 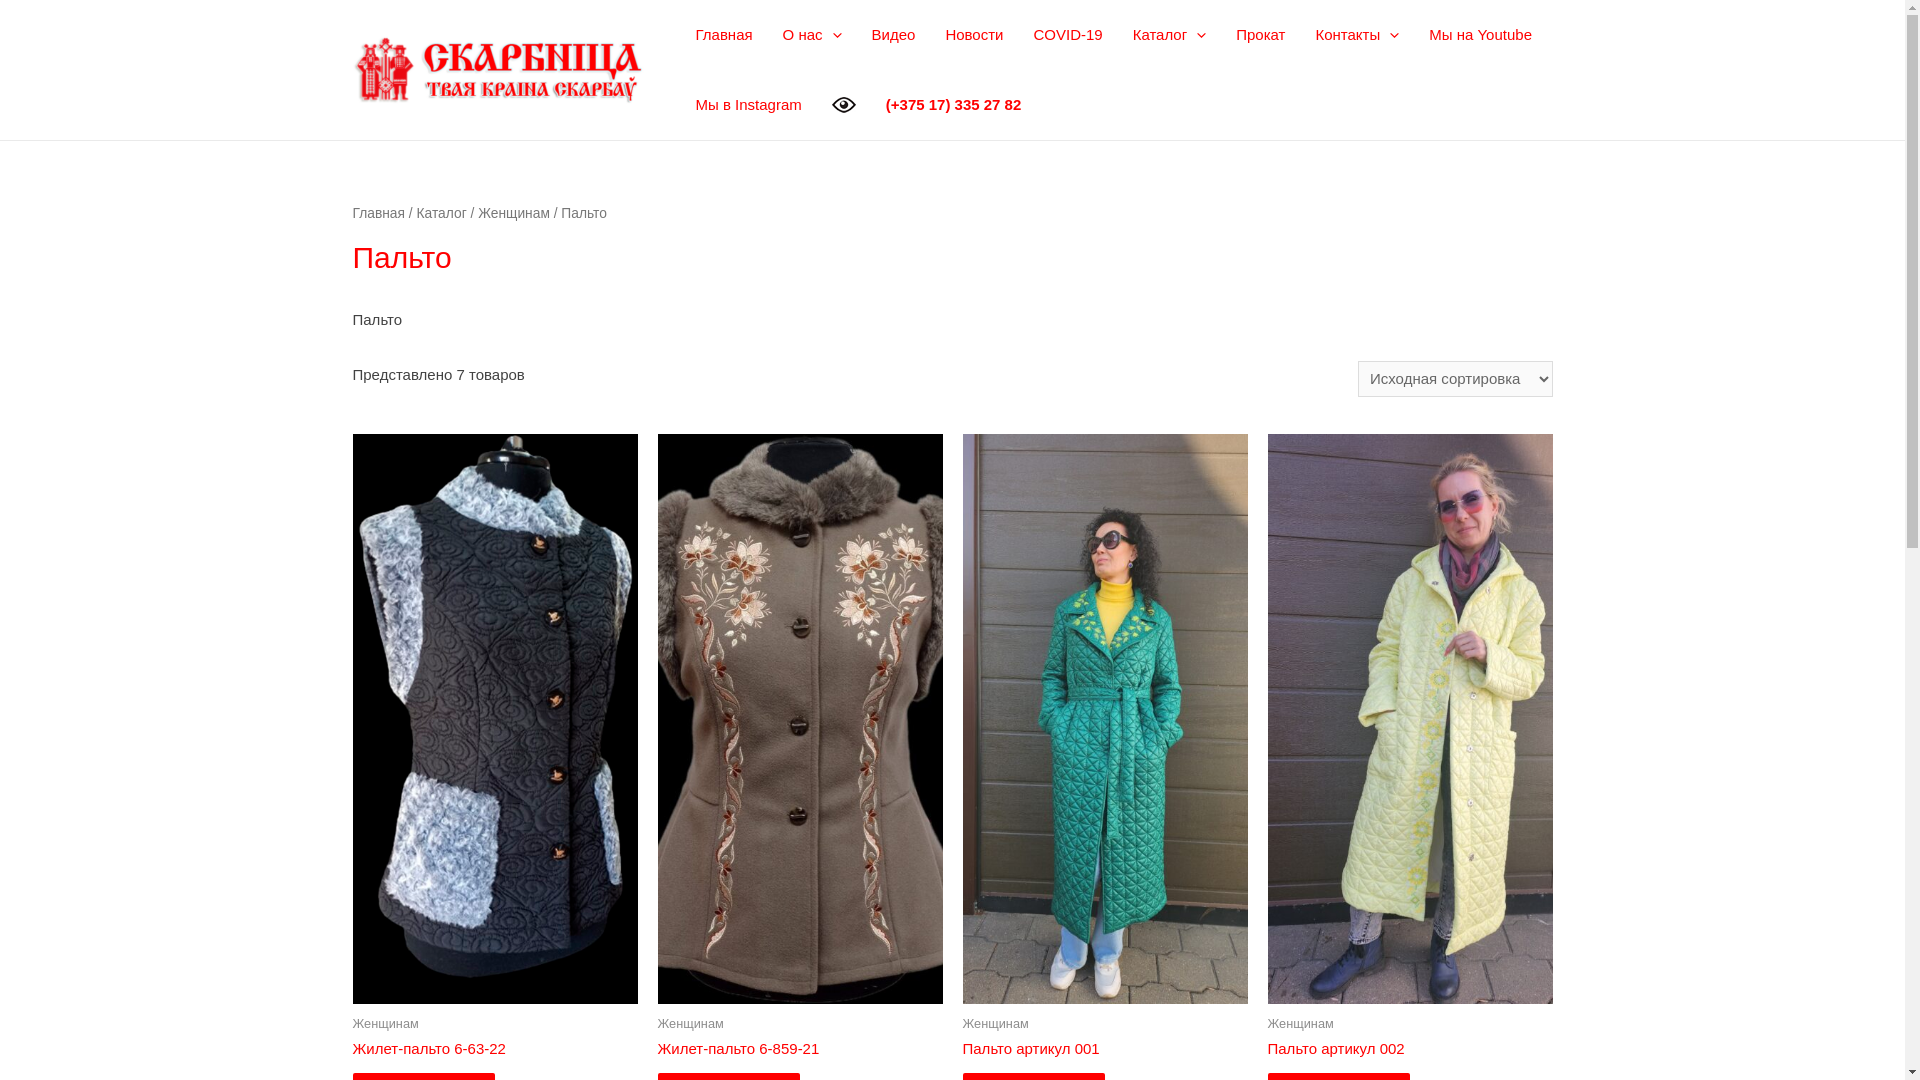 I want to click on '(+375 17) 335 27 82', so click(x=870, y=104).